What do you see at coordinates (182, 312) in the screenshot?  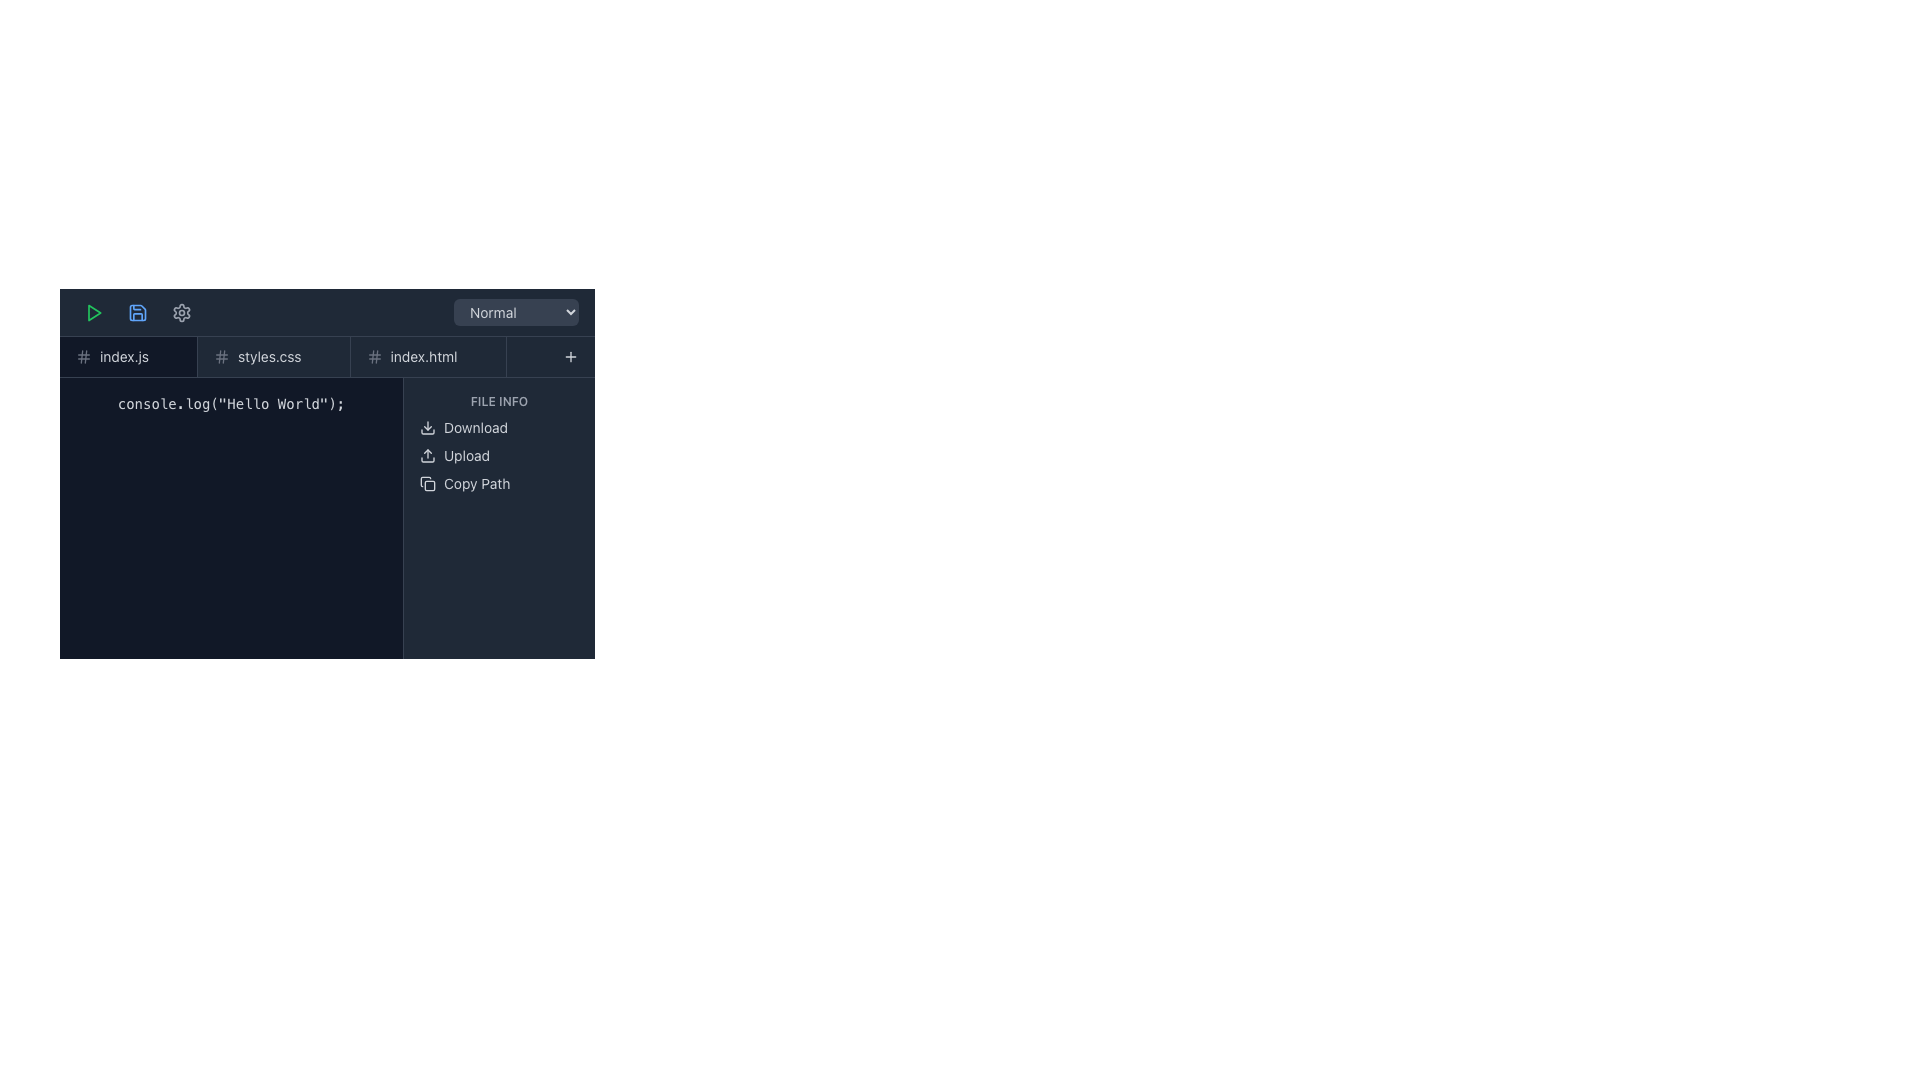 I see `the settings icon located in the header bar` at bounding box center [182, 312].